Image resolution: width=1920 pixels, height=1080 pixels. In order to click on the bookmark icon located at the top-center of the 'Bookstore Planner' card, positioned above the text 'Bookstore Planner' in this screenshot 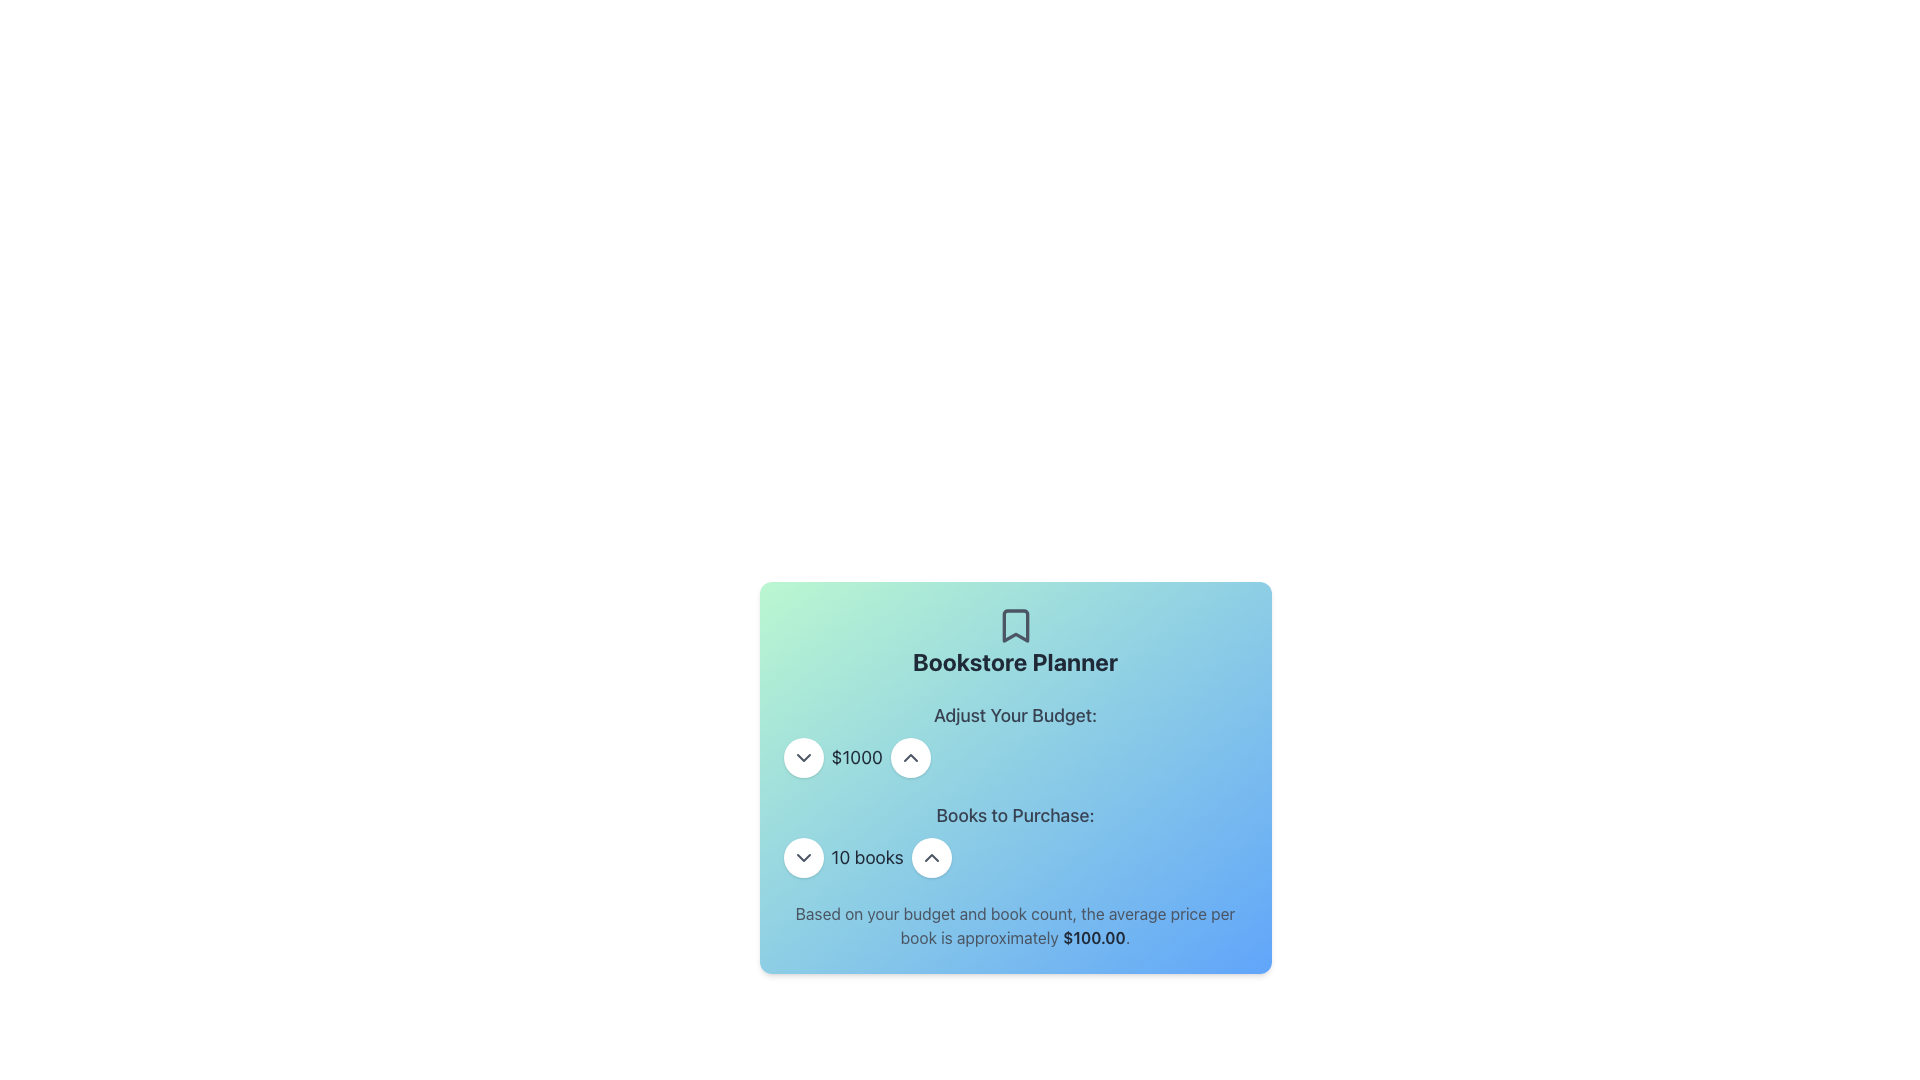, I will do `click(1015, 624)`.